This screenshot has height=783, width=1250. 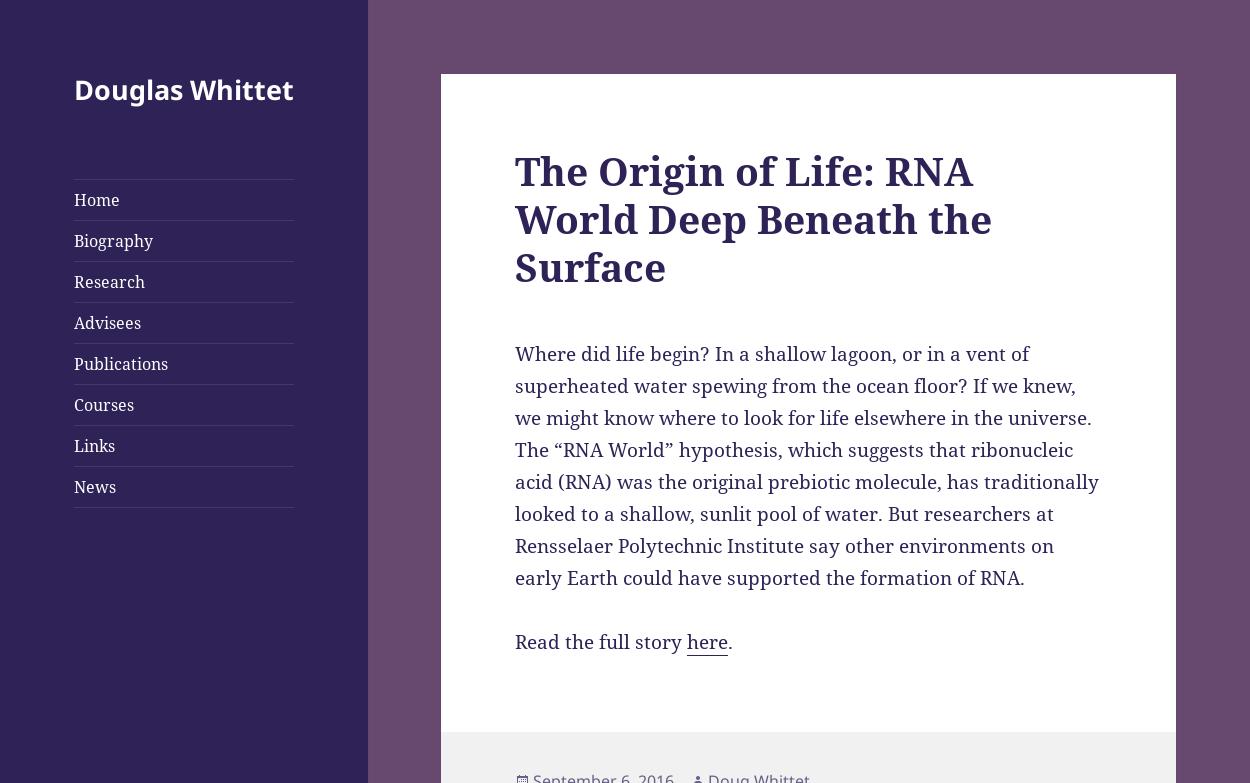 What do you see at coordinates (105, 322) in the screenshot?
I see `'Advisees'` at bounding box center [105, 322].